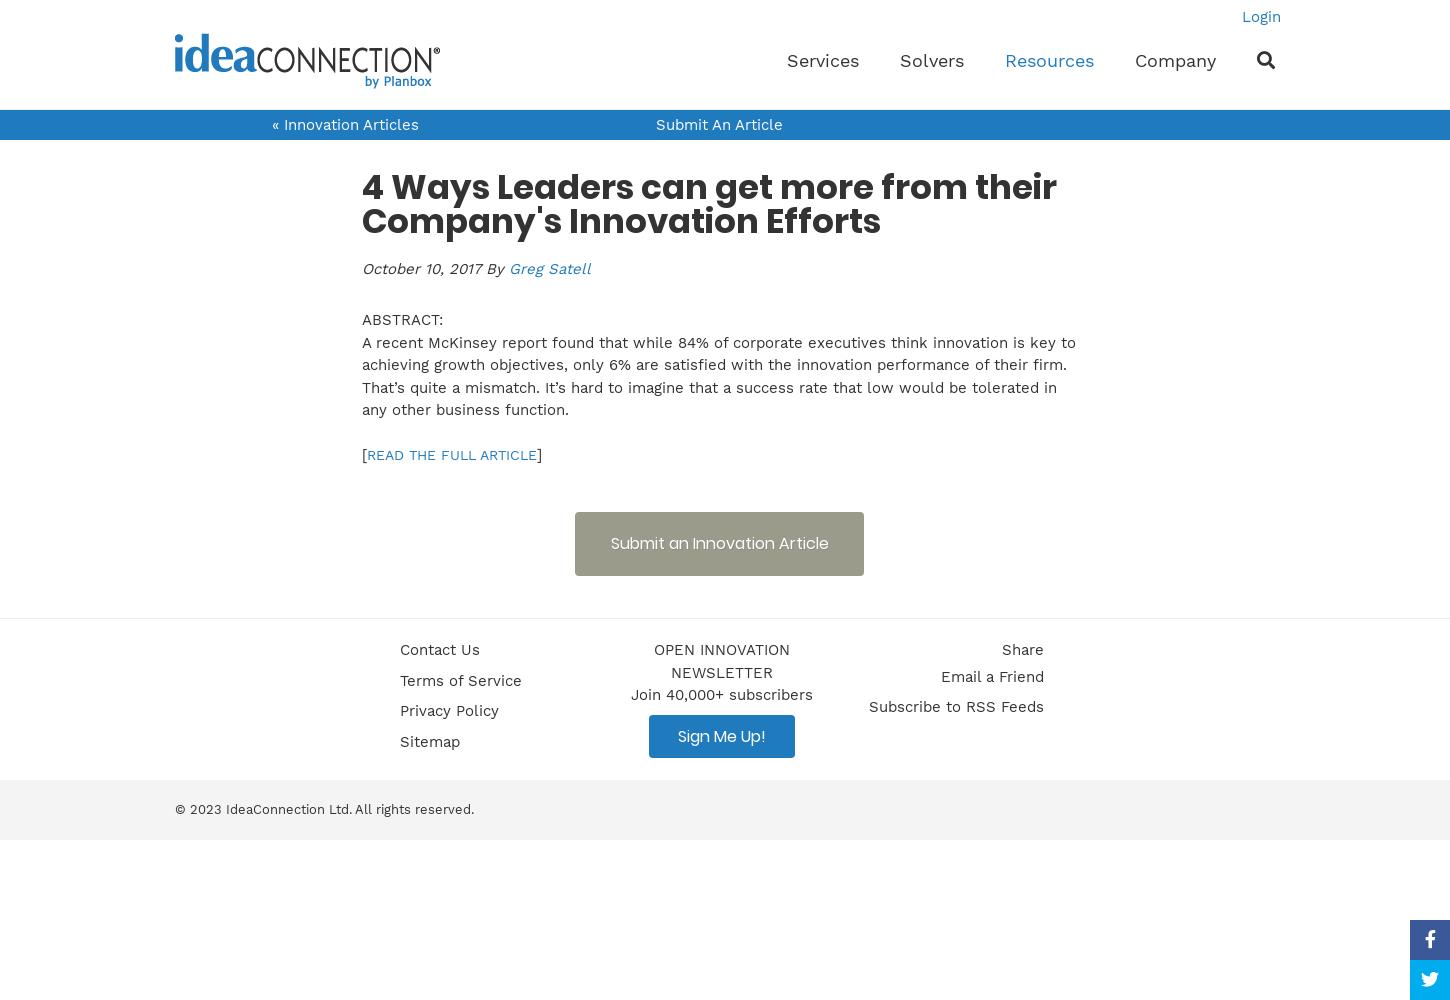  What do you see at coordinates (1049, 60) in the screenshot?
I see `'Resources'` at bounding box center [1049, 60].